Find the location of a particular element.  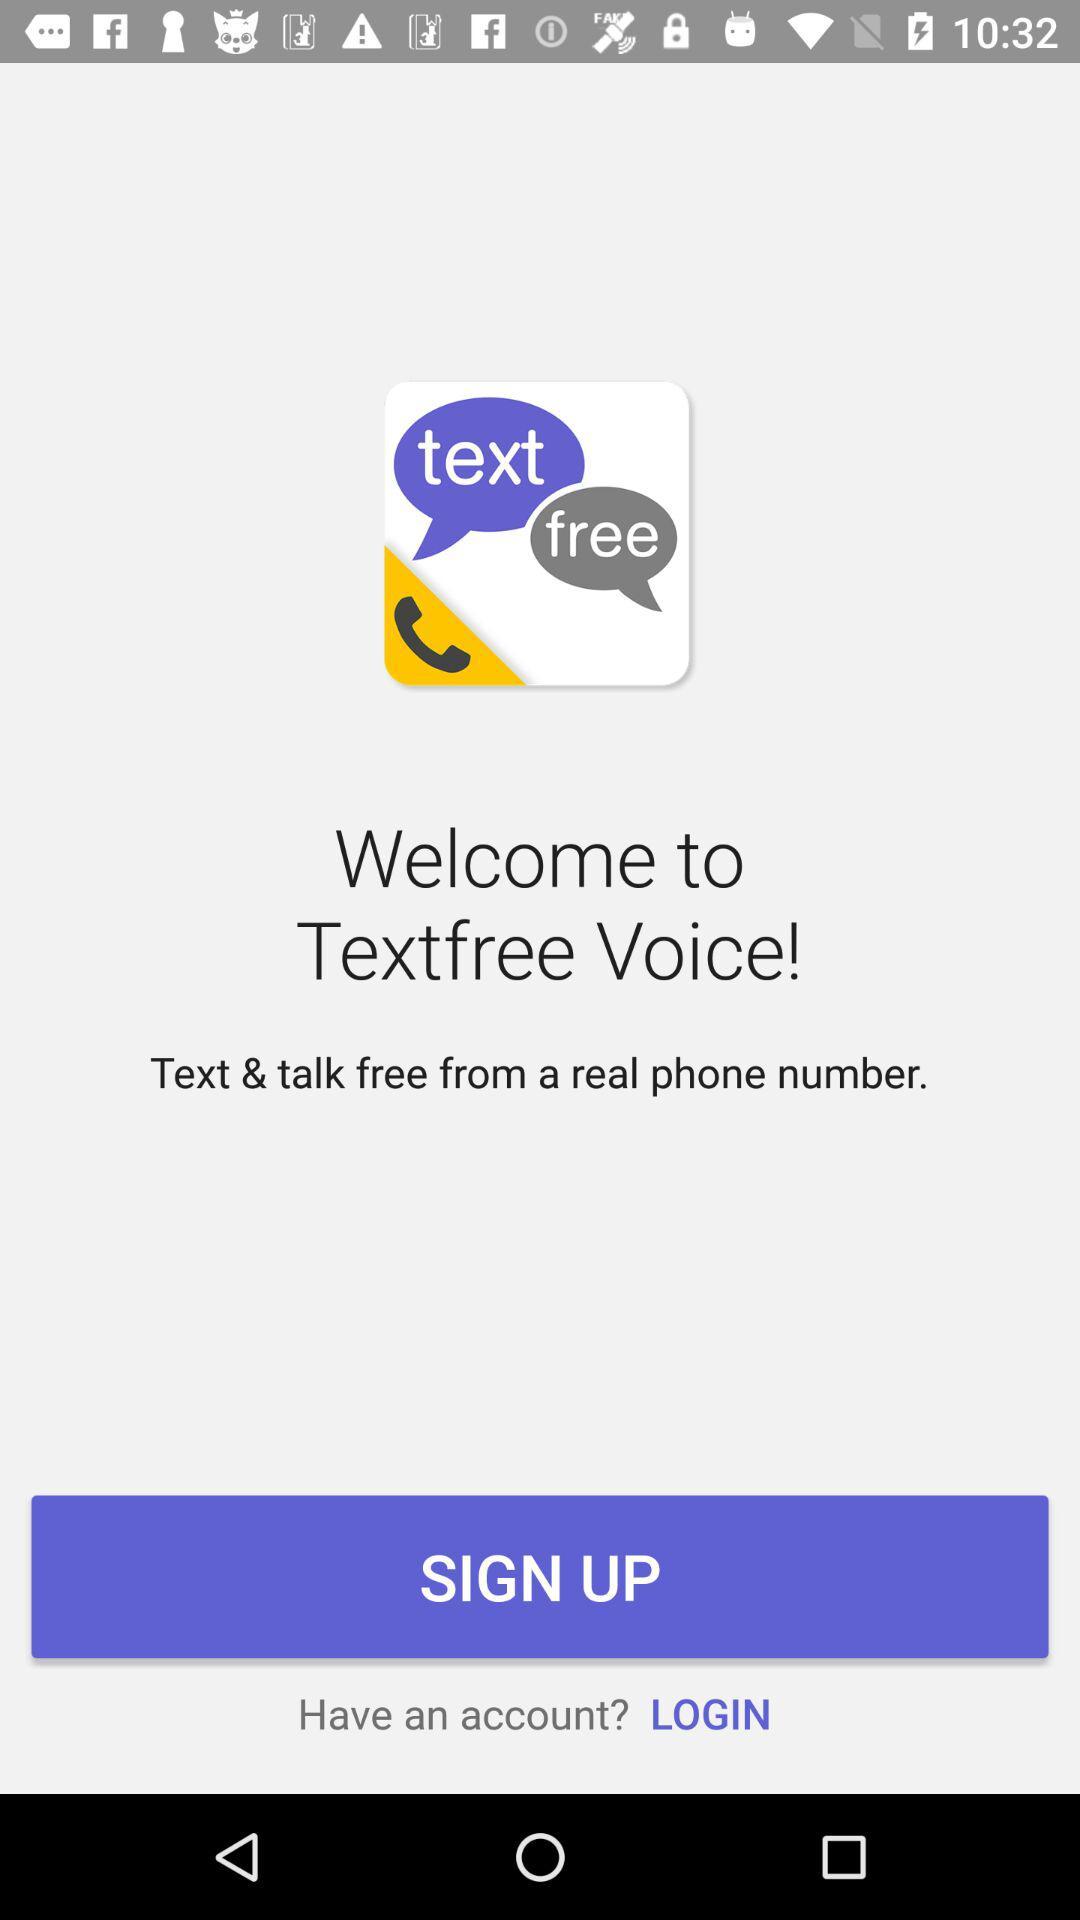

the item above the login is located at coordinates (540, 1575).